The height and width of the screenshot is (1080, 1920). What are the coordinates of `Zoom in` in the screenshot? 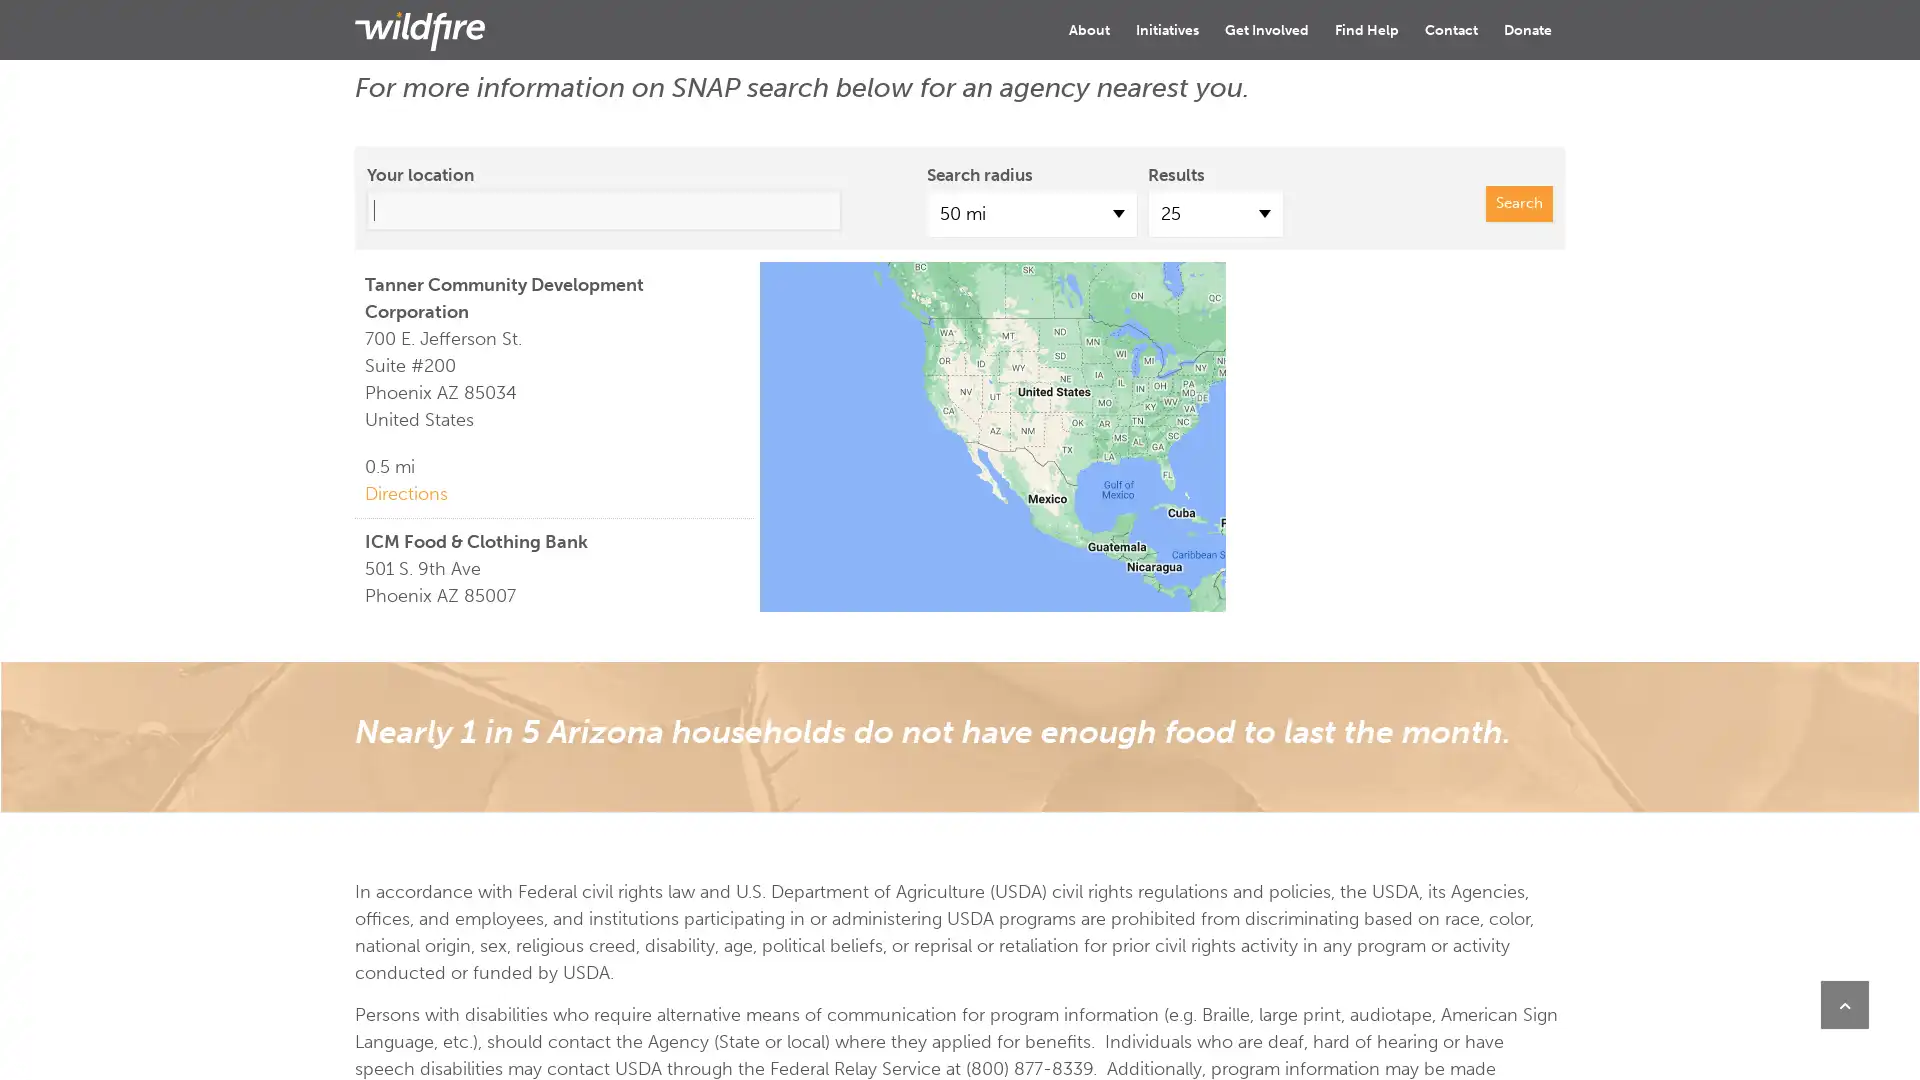 It's located at (789, 290).